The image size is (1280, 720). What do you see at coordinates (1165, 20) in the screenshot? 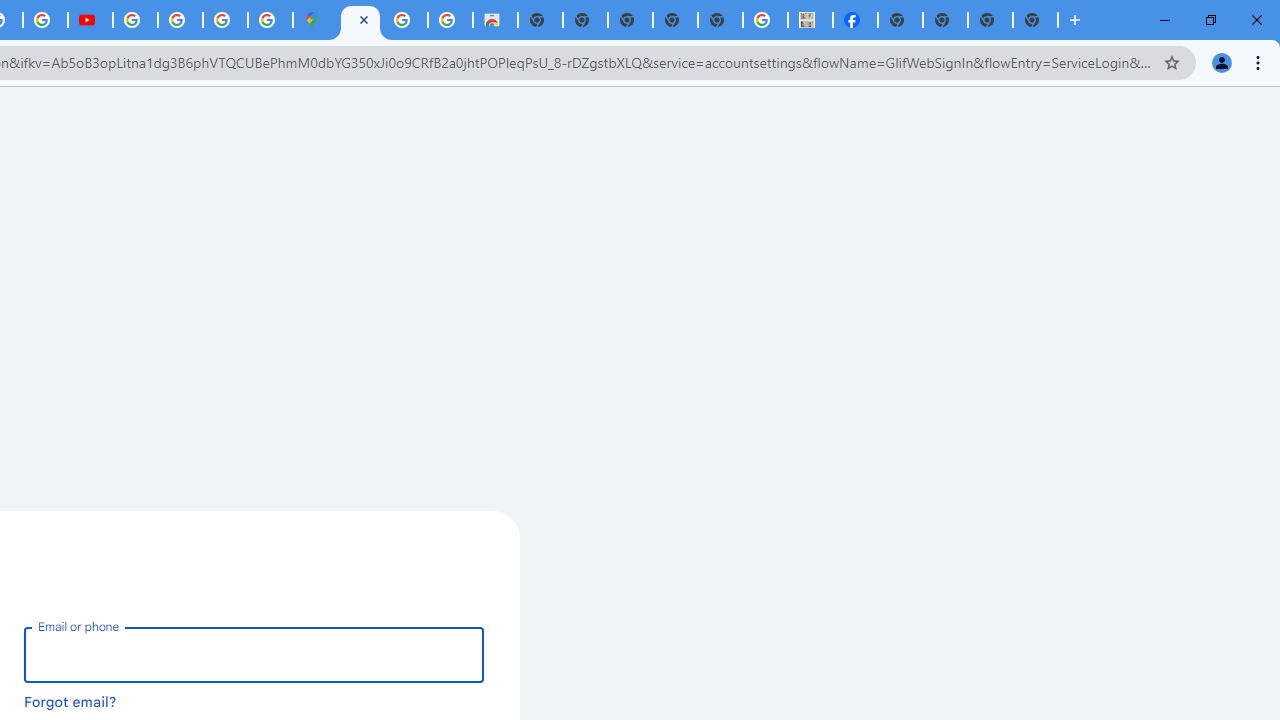
I see `'Minimize'` at bounding box center [1165, 20].